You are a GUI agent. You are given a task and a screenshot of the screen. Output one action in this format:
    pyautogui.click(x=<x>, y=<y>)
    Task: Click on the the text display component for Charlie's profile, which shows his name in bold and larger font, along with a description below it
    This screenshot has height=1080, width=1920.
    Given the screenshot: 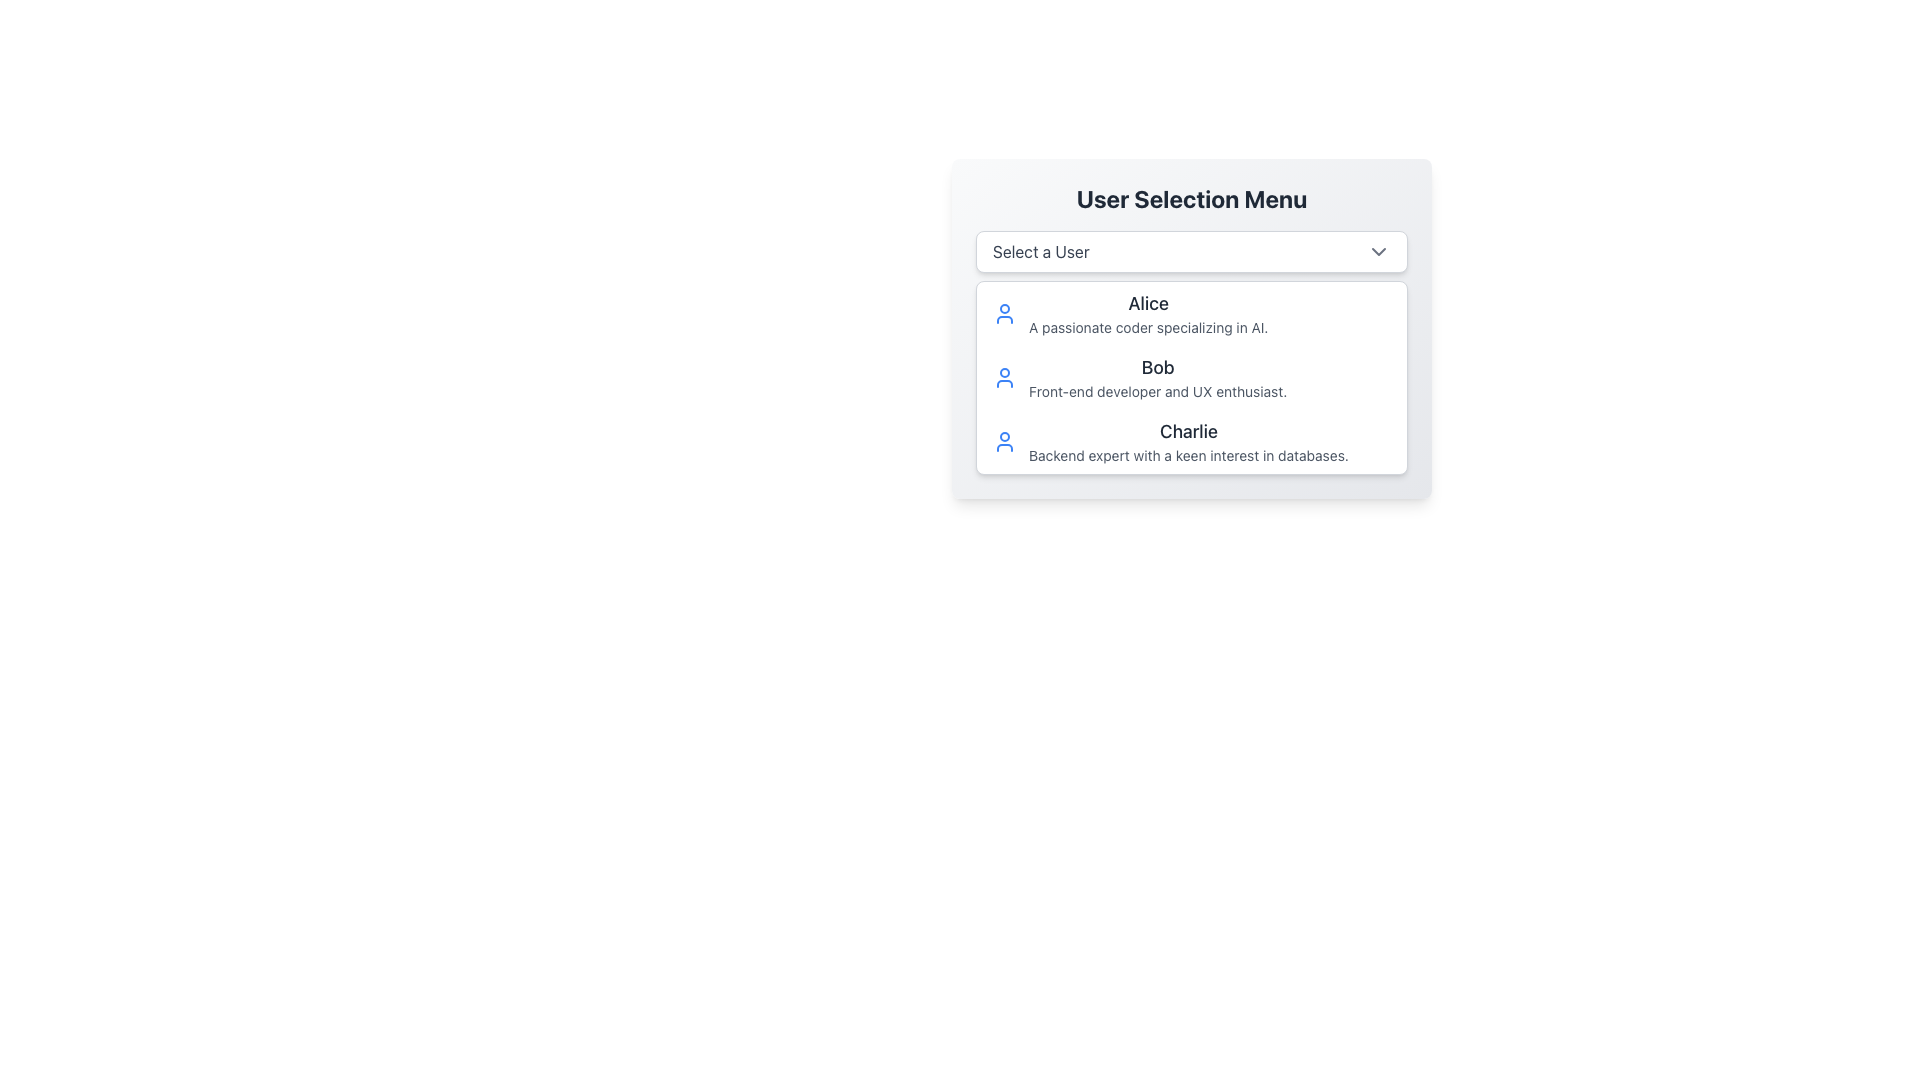 What is the action you would take?
    pyautogui.click(x=1188, y=441)
    